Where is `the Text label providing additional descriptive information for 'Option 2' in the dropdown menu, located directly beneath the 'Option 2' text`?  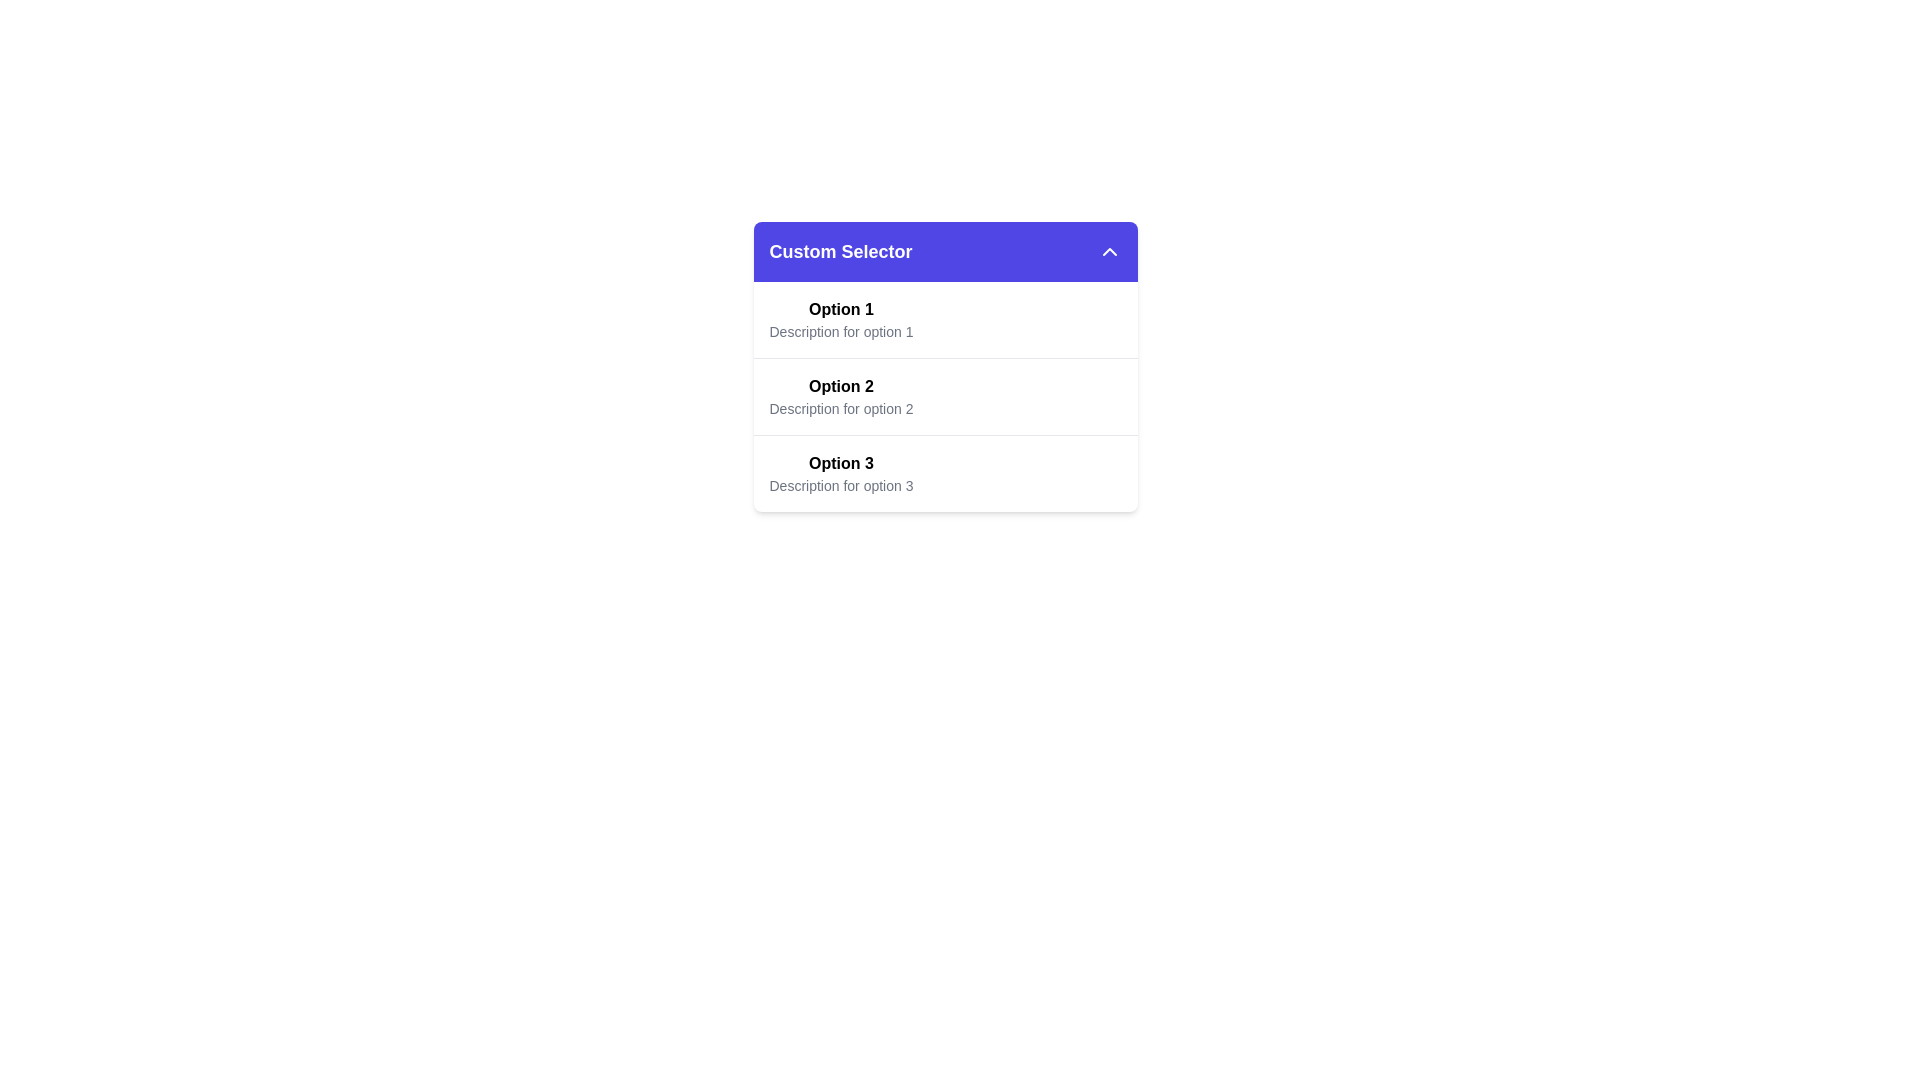
the Text label providing additional descriptive information for 'Option 2' in the dropdown menu, located directly beneath the 'Option 2' text is located at coordinates (841, 407).